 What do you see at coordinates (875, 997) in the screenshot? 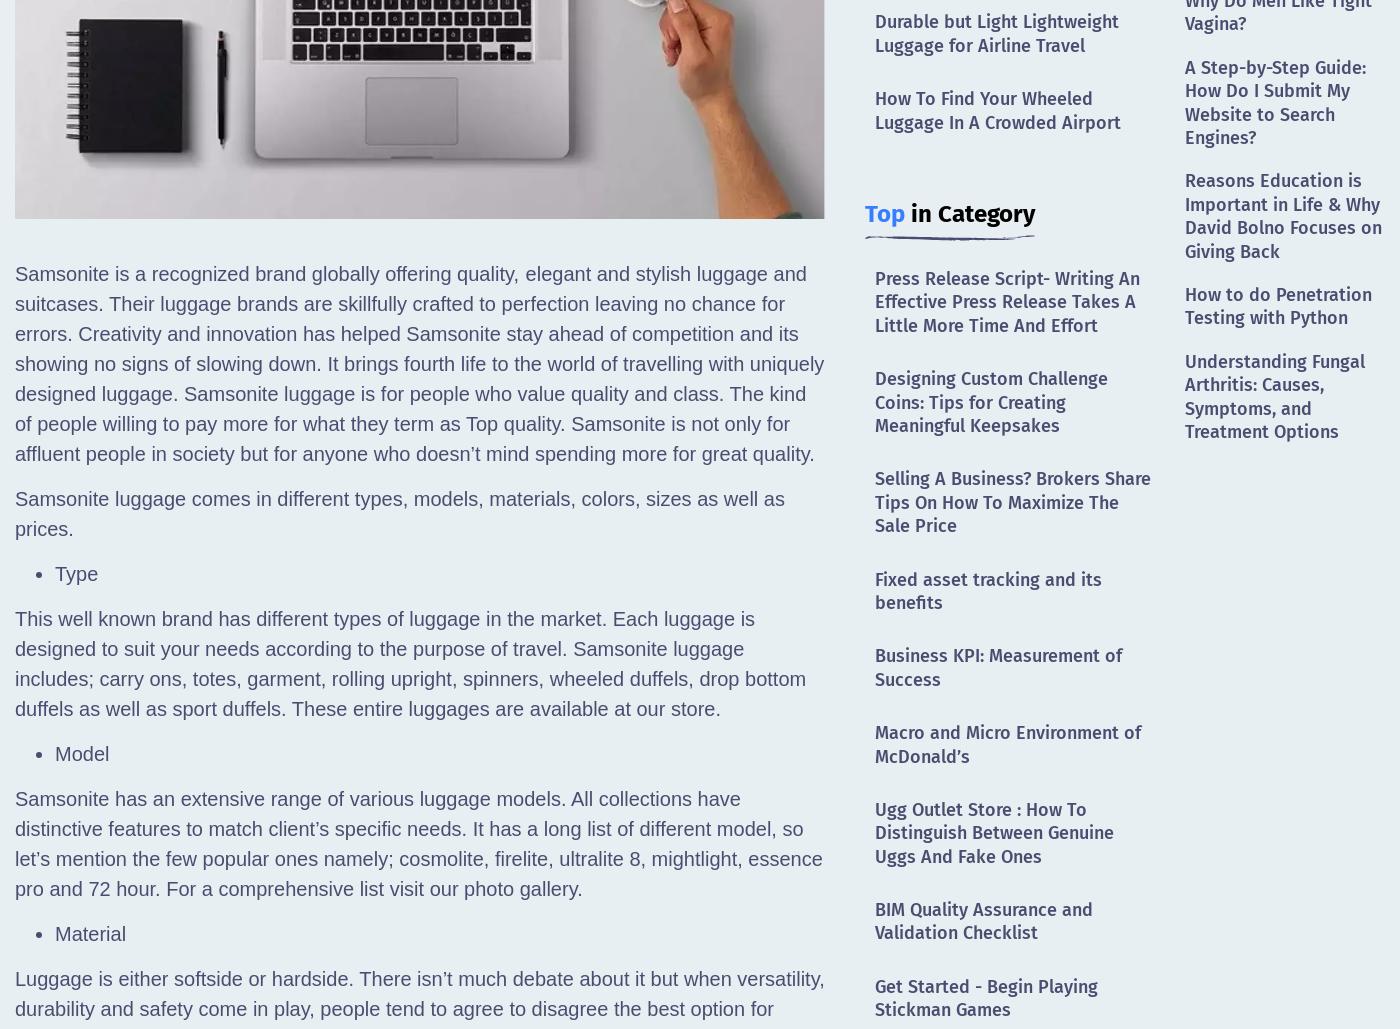
I see `'Get Started - Begin Playing Stickman Games'` at bounding box center [875, 997].